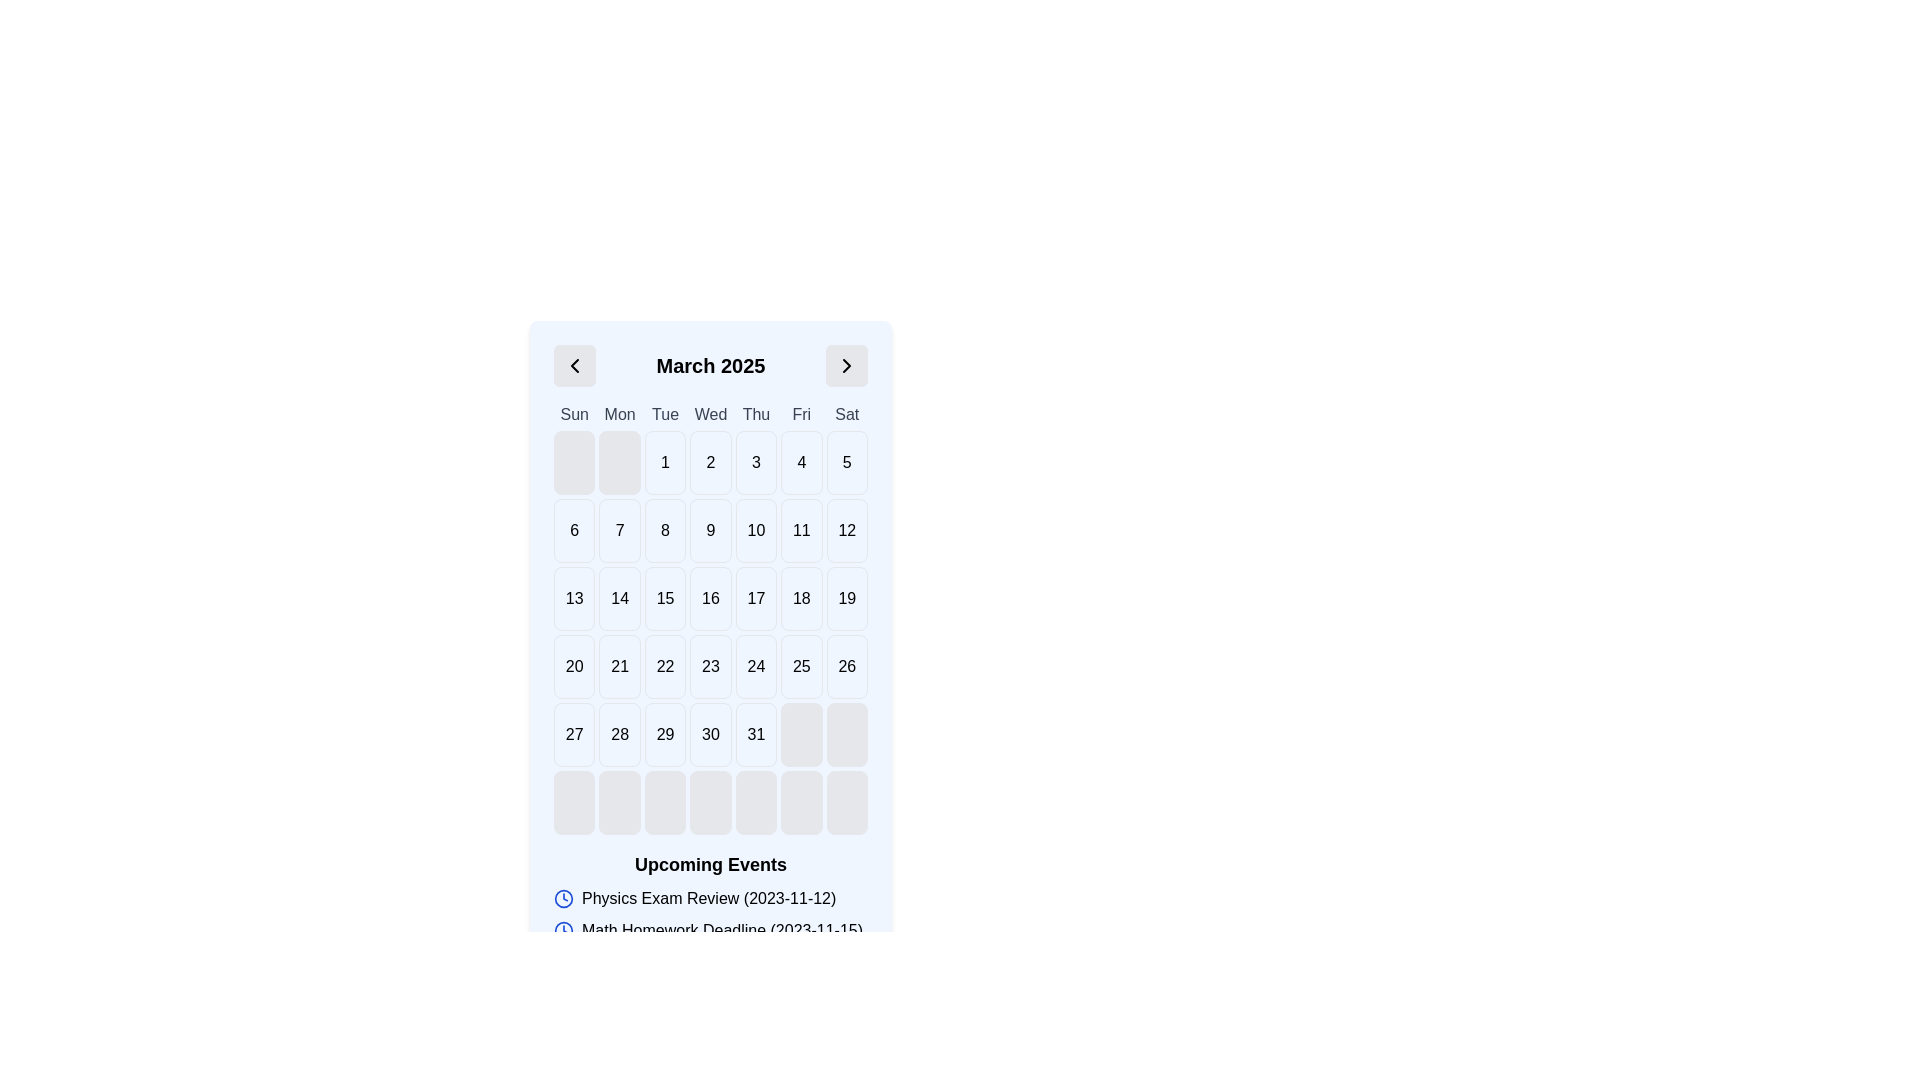  What do you see at coordinates (755, 597) in the screenshot?
I see `the calendar date box indicating the date '17' in the fifth column of the third row for March 2025` at bounding box center [755, 597].